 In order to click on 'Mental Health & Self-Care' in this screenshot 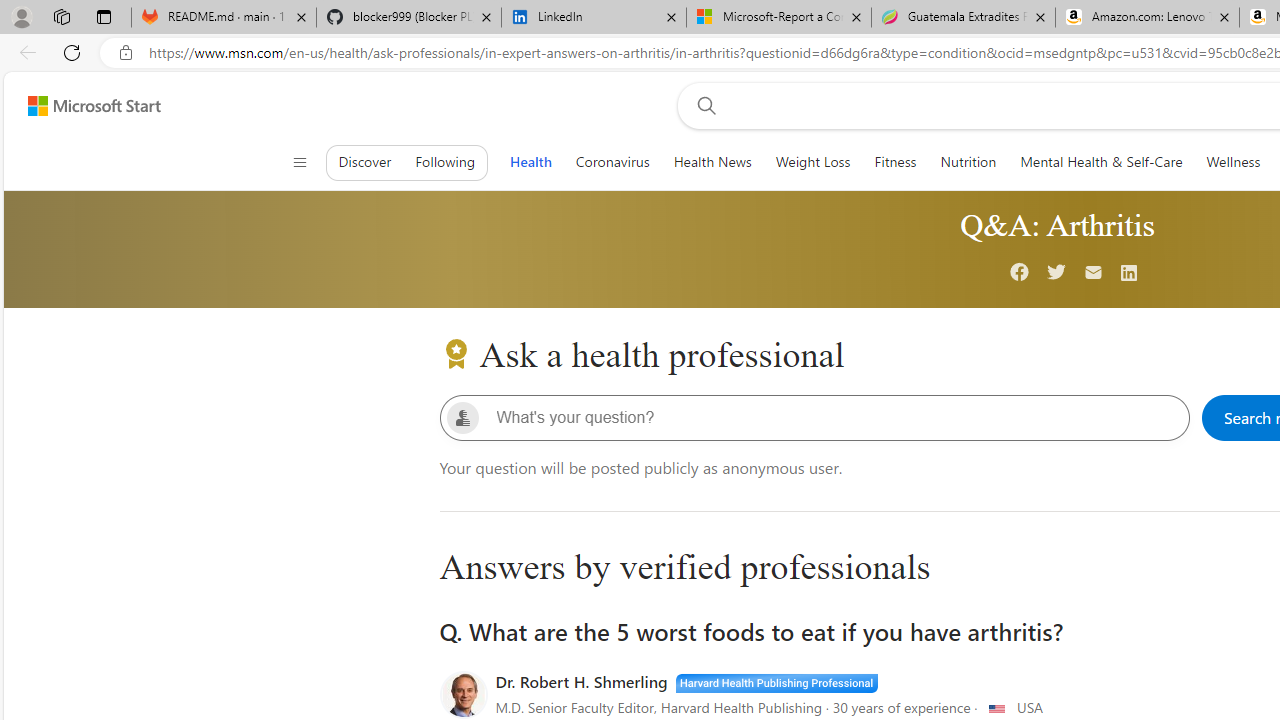, I will do `click(1101, 161)`.